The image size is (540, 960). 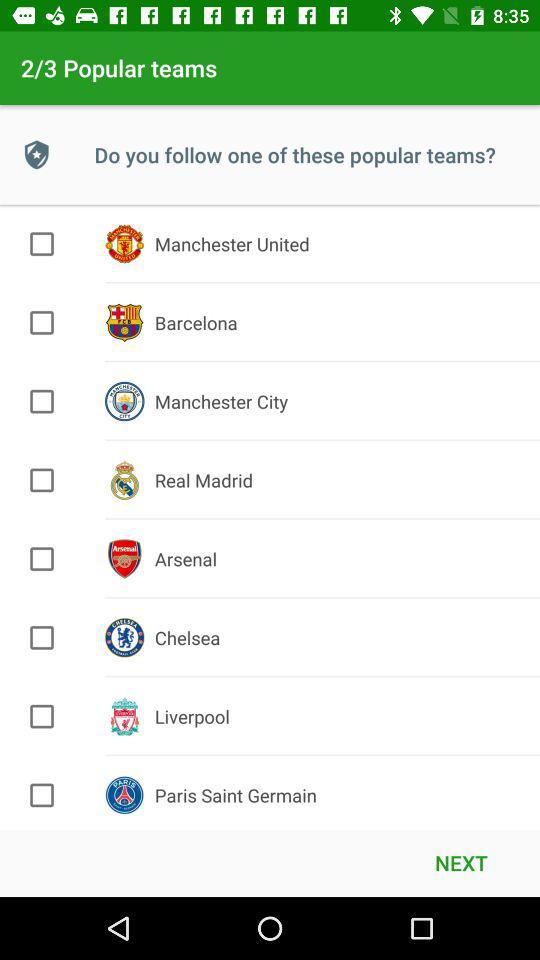 I want to click on option, so click(x=42, y=400).